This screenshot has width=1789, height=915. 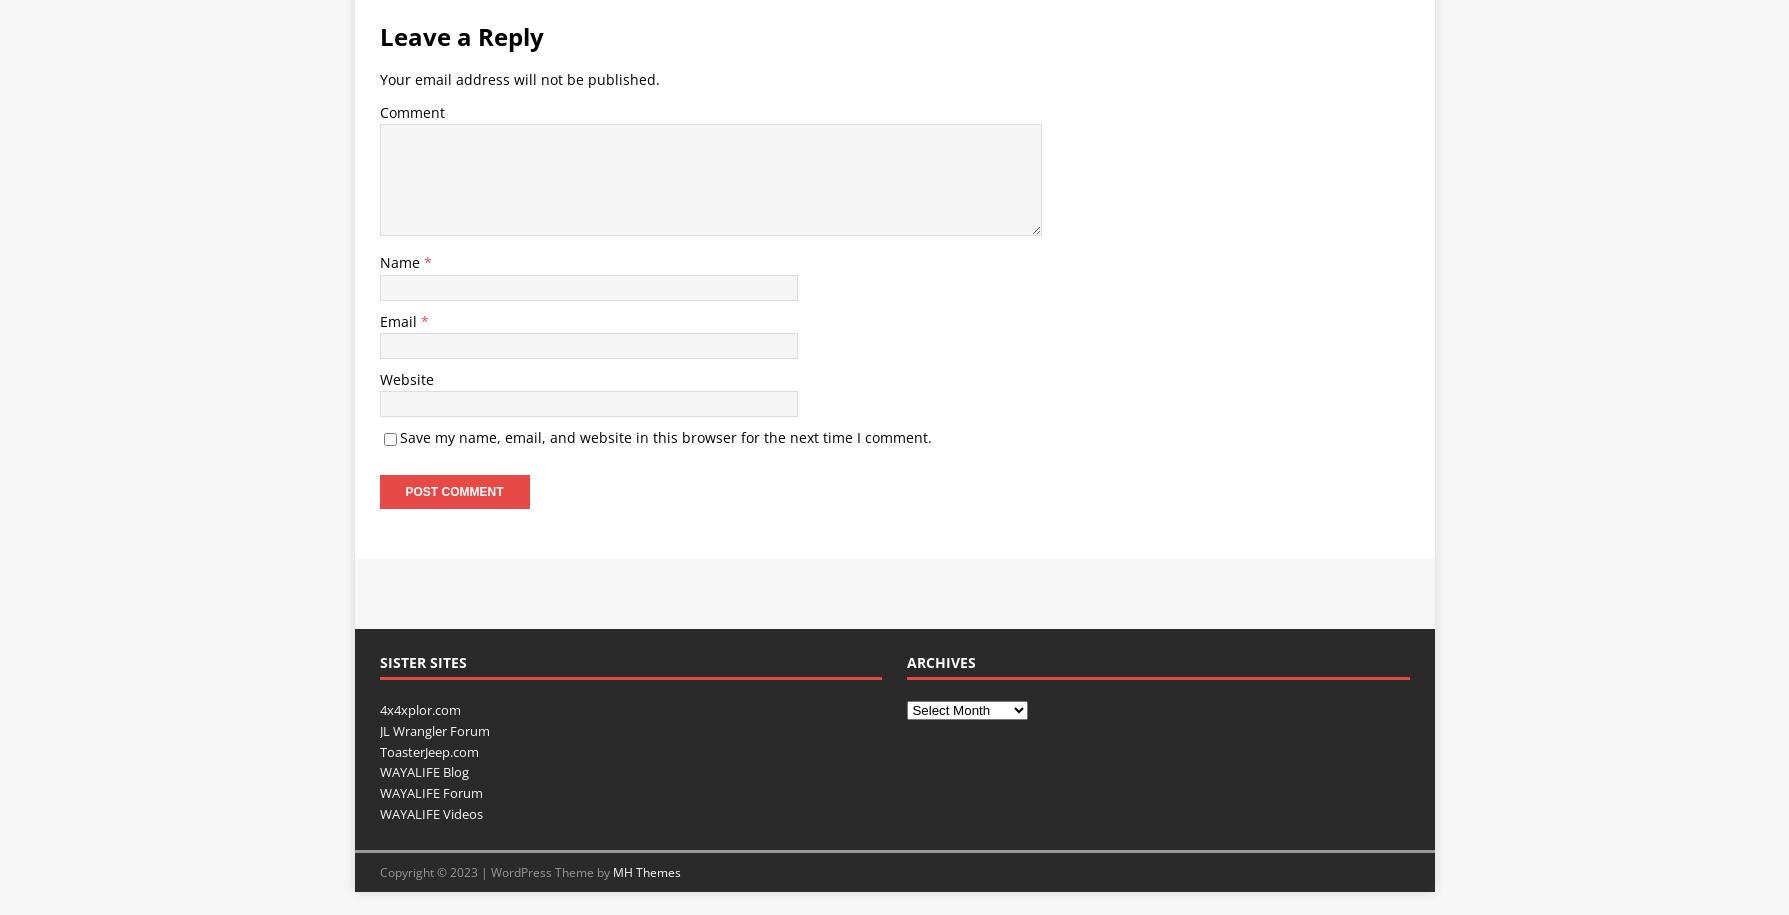 What do you see at coordinates (378, 792) in the screenshot?
I see `'WAYALIFE Forum'` at bounding box center [378, 792].